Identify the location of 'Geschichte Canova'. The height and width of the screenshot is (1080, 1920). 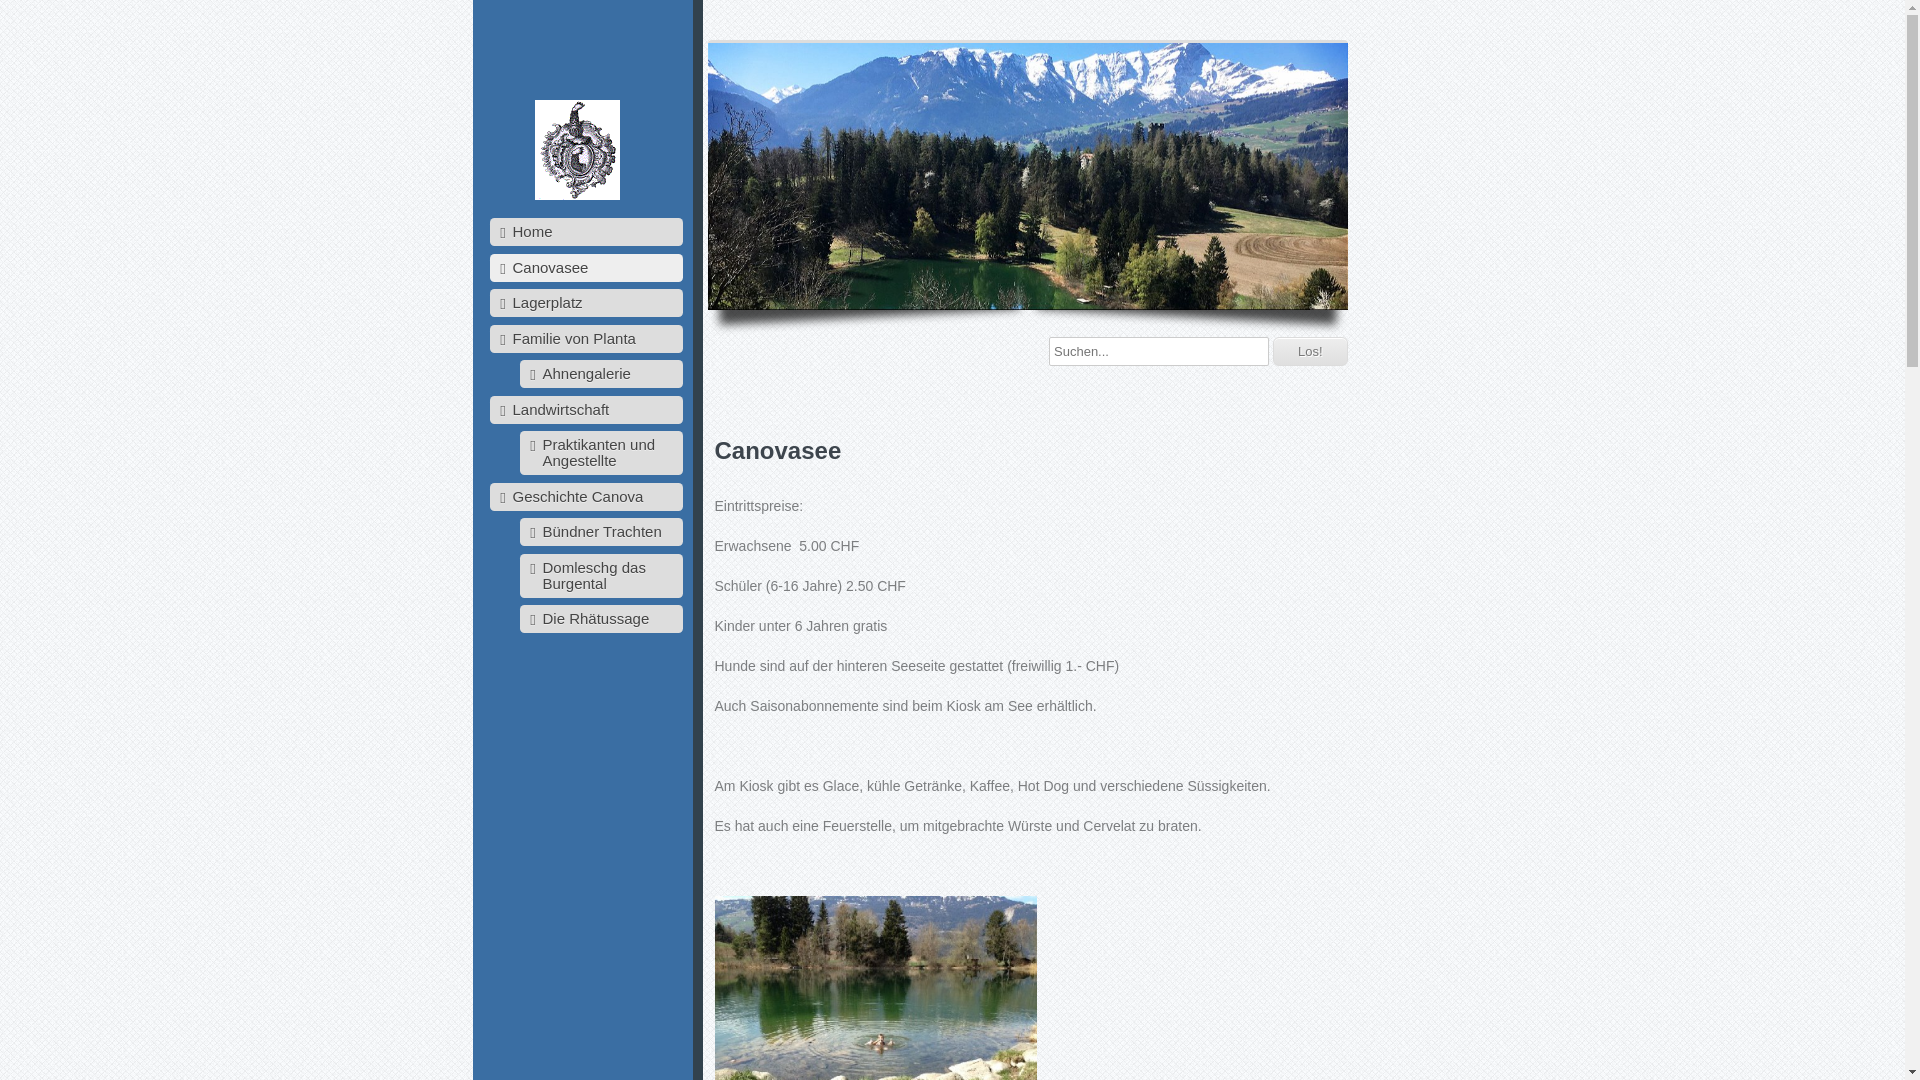
(585, 495).